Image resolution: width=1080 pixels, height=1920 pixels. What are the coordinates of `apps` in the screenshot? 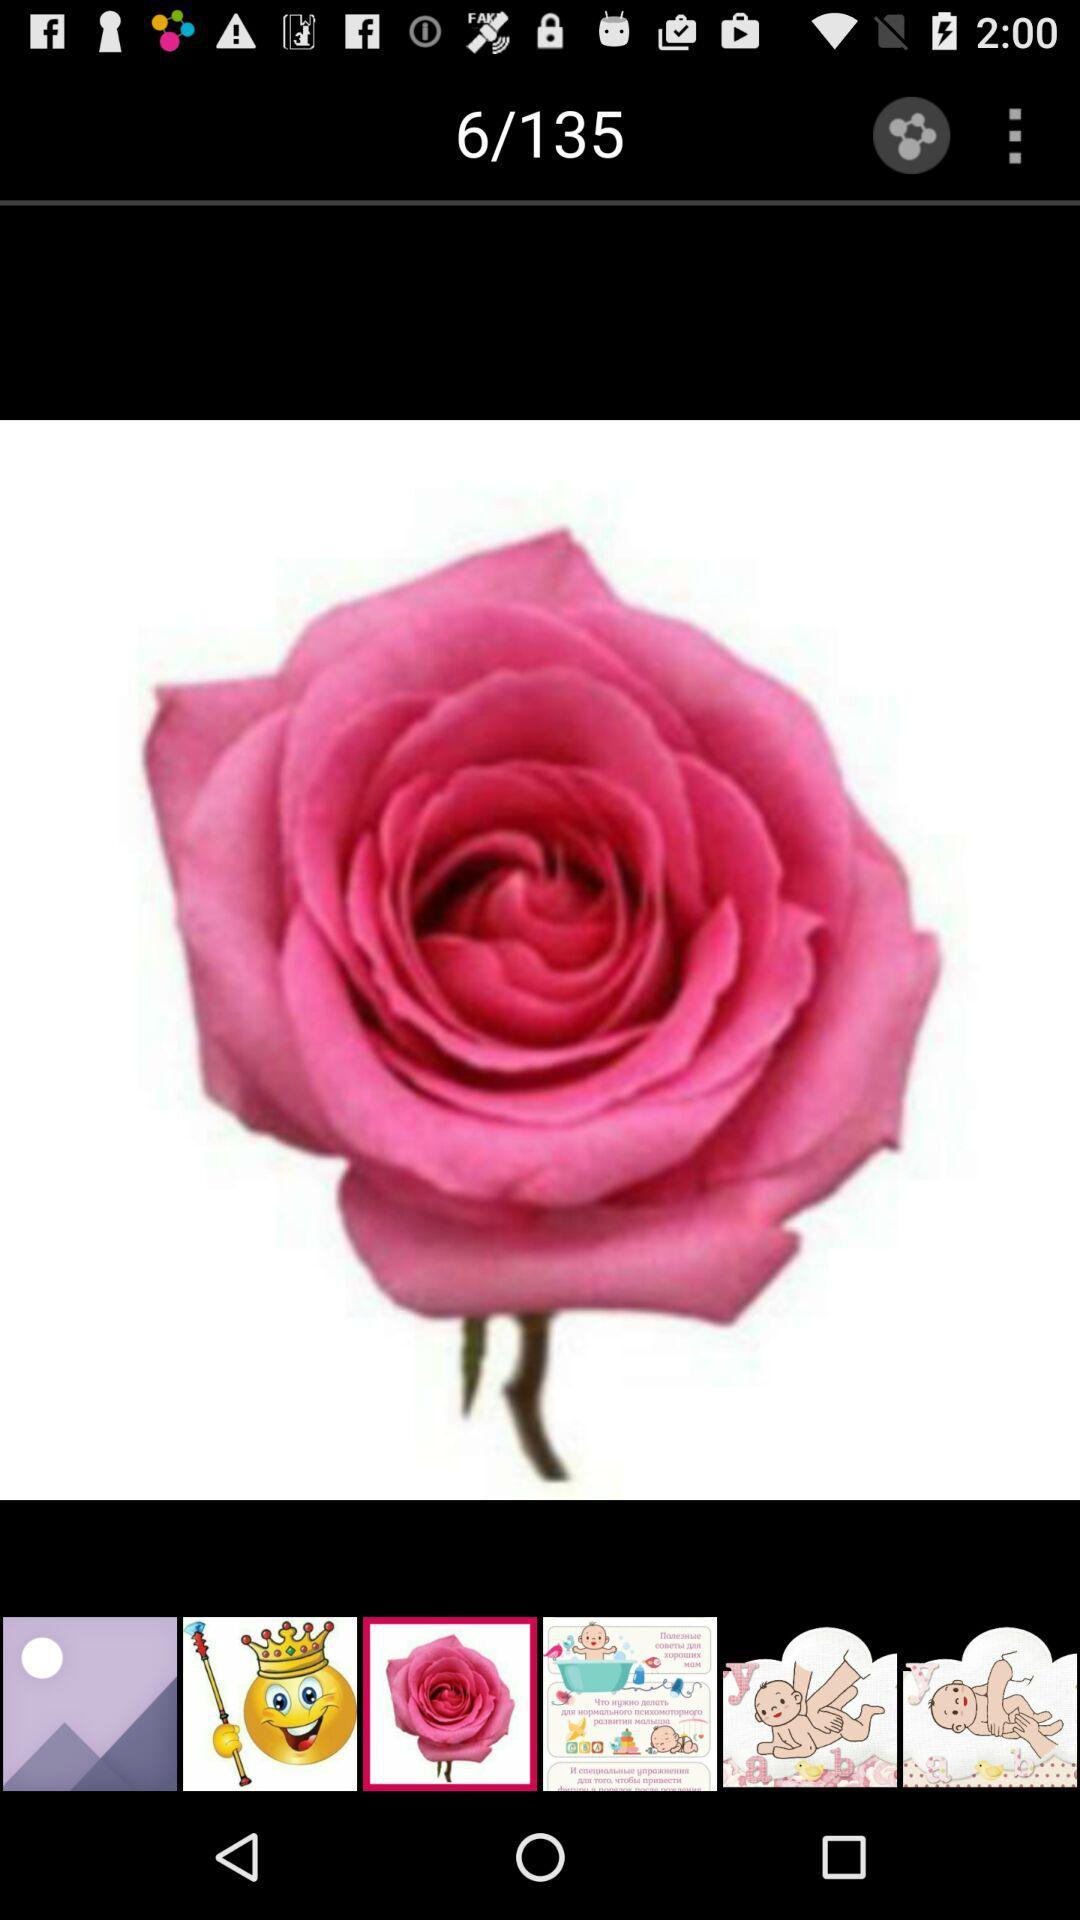 It's located at (1015, 134).